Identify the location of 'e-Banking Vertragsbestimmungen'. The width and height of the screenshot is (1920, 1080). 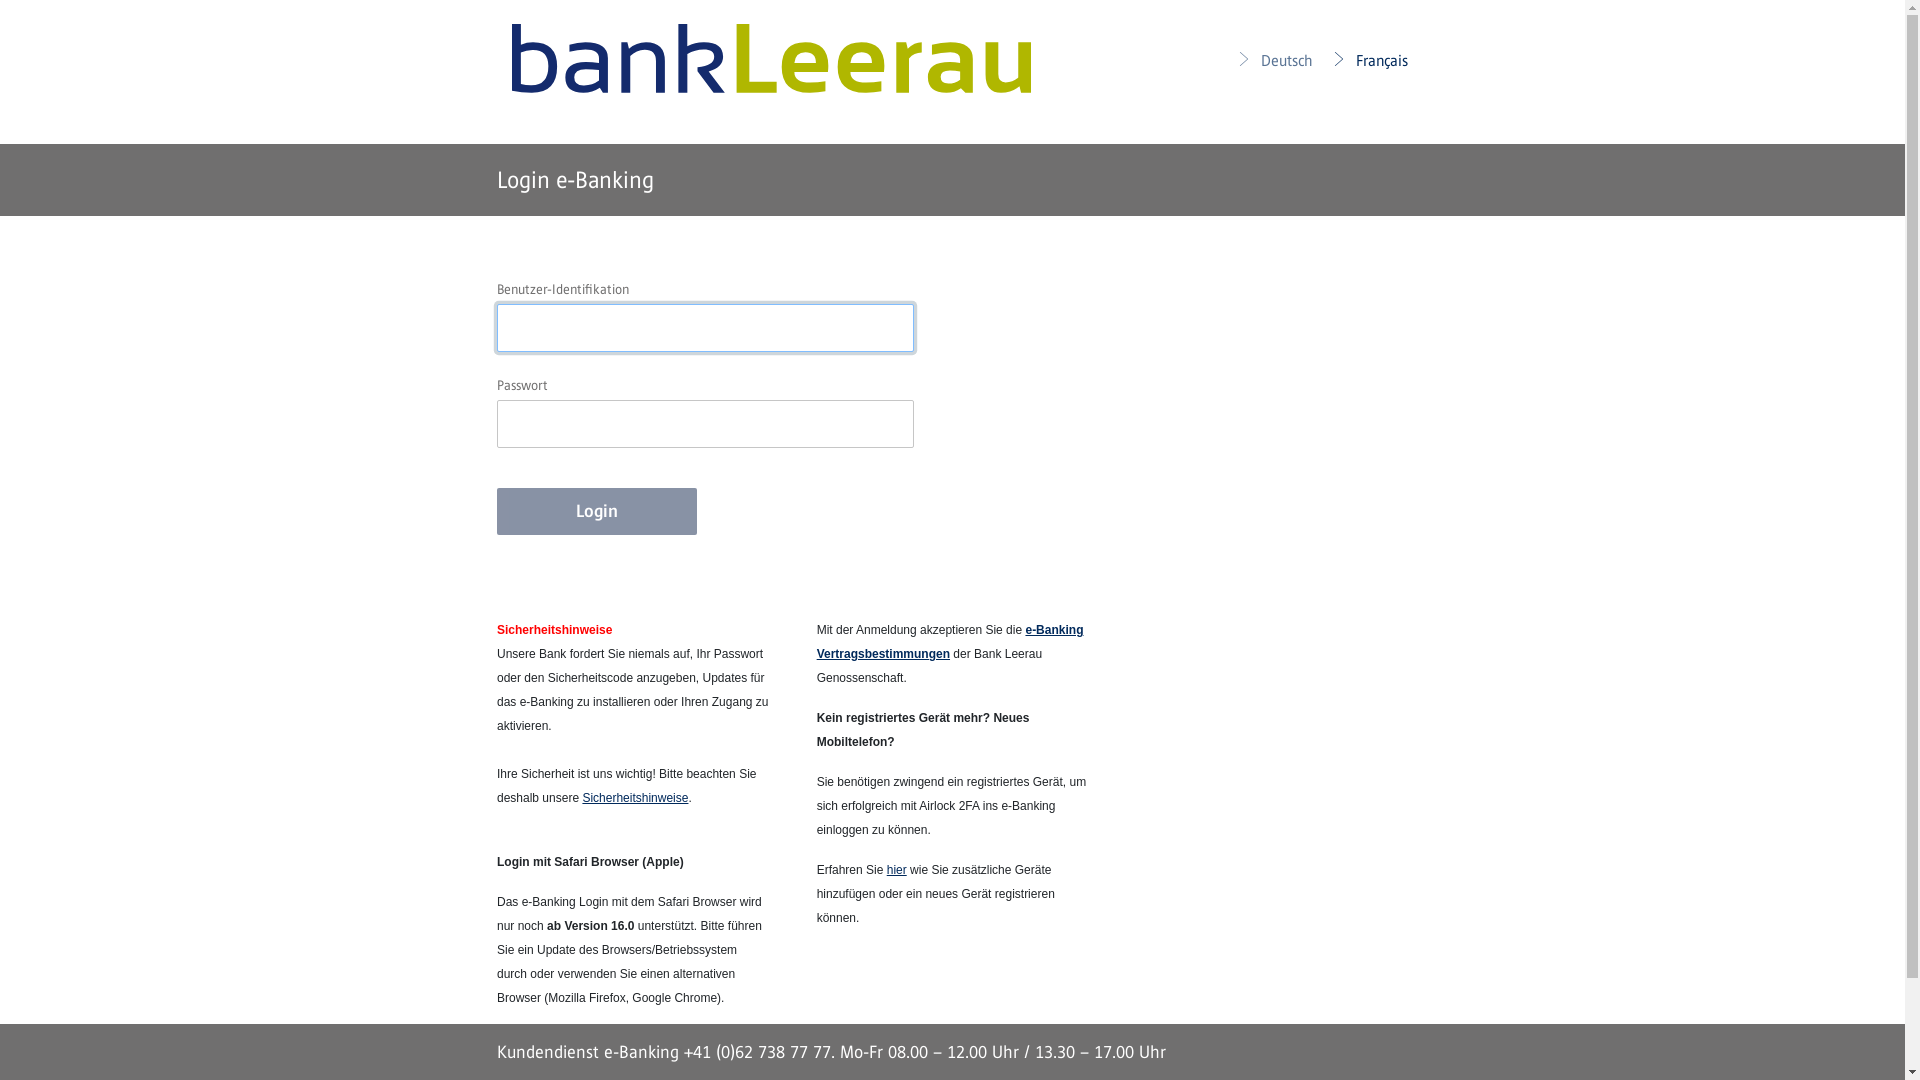
(949, 641).